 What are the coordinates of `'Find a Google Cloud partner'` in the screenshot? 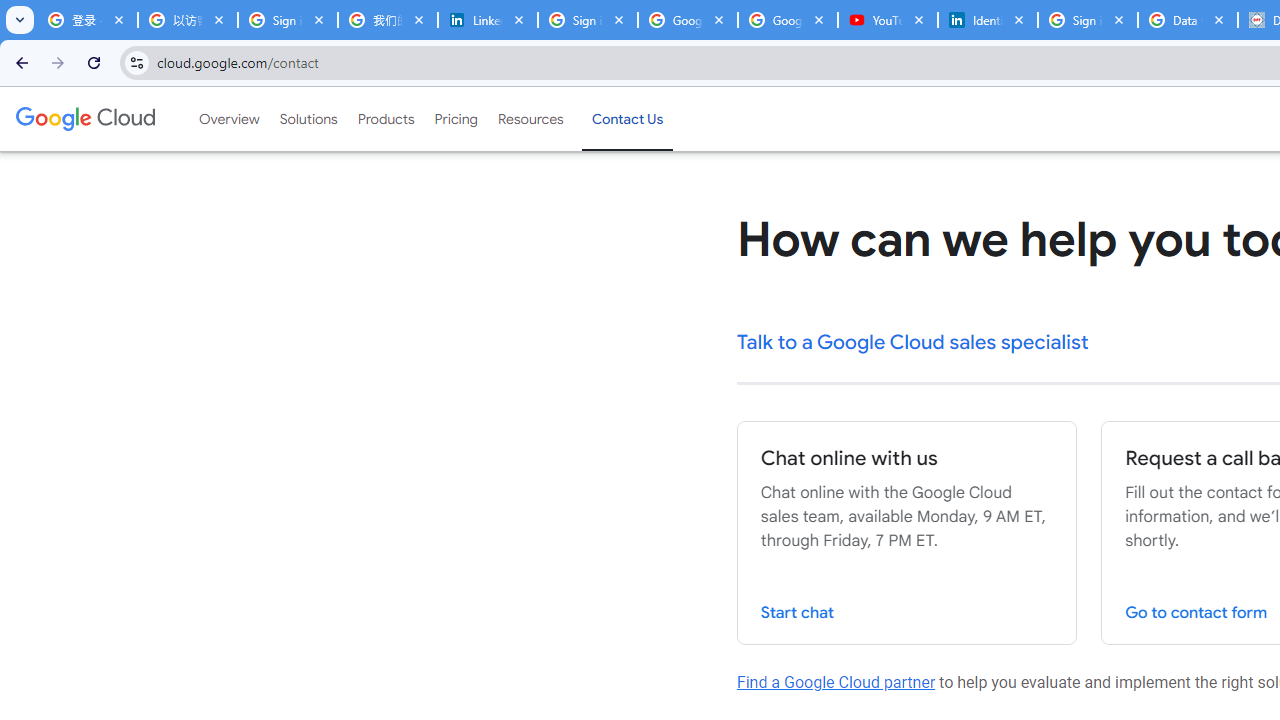 It's located at (835, 681).